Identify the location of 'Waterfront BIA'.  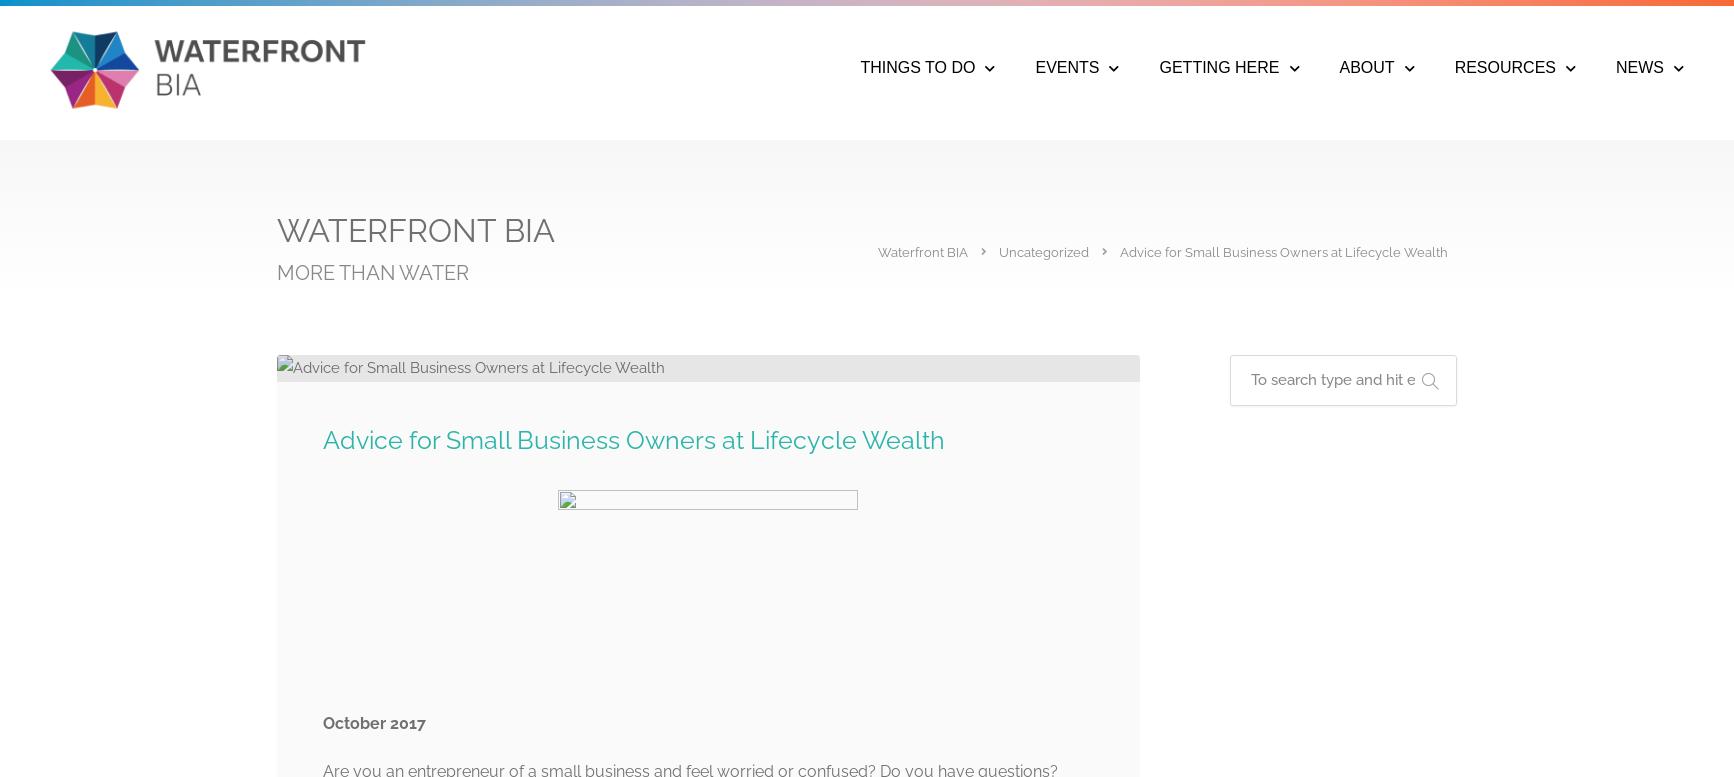
(923, 252).